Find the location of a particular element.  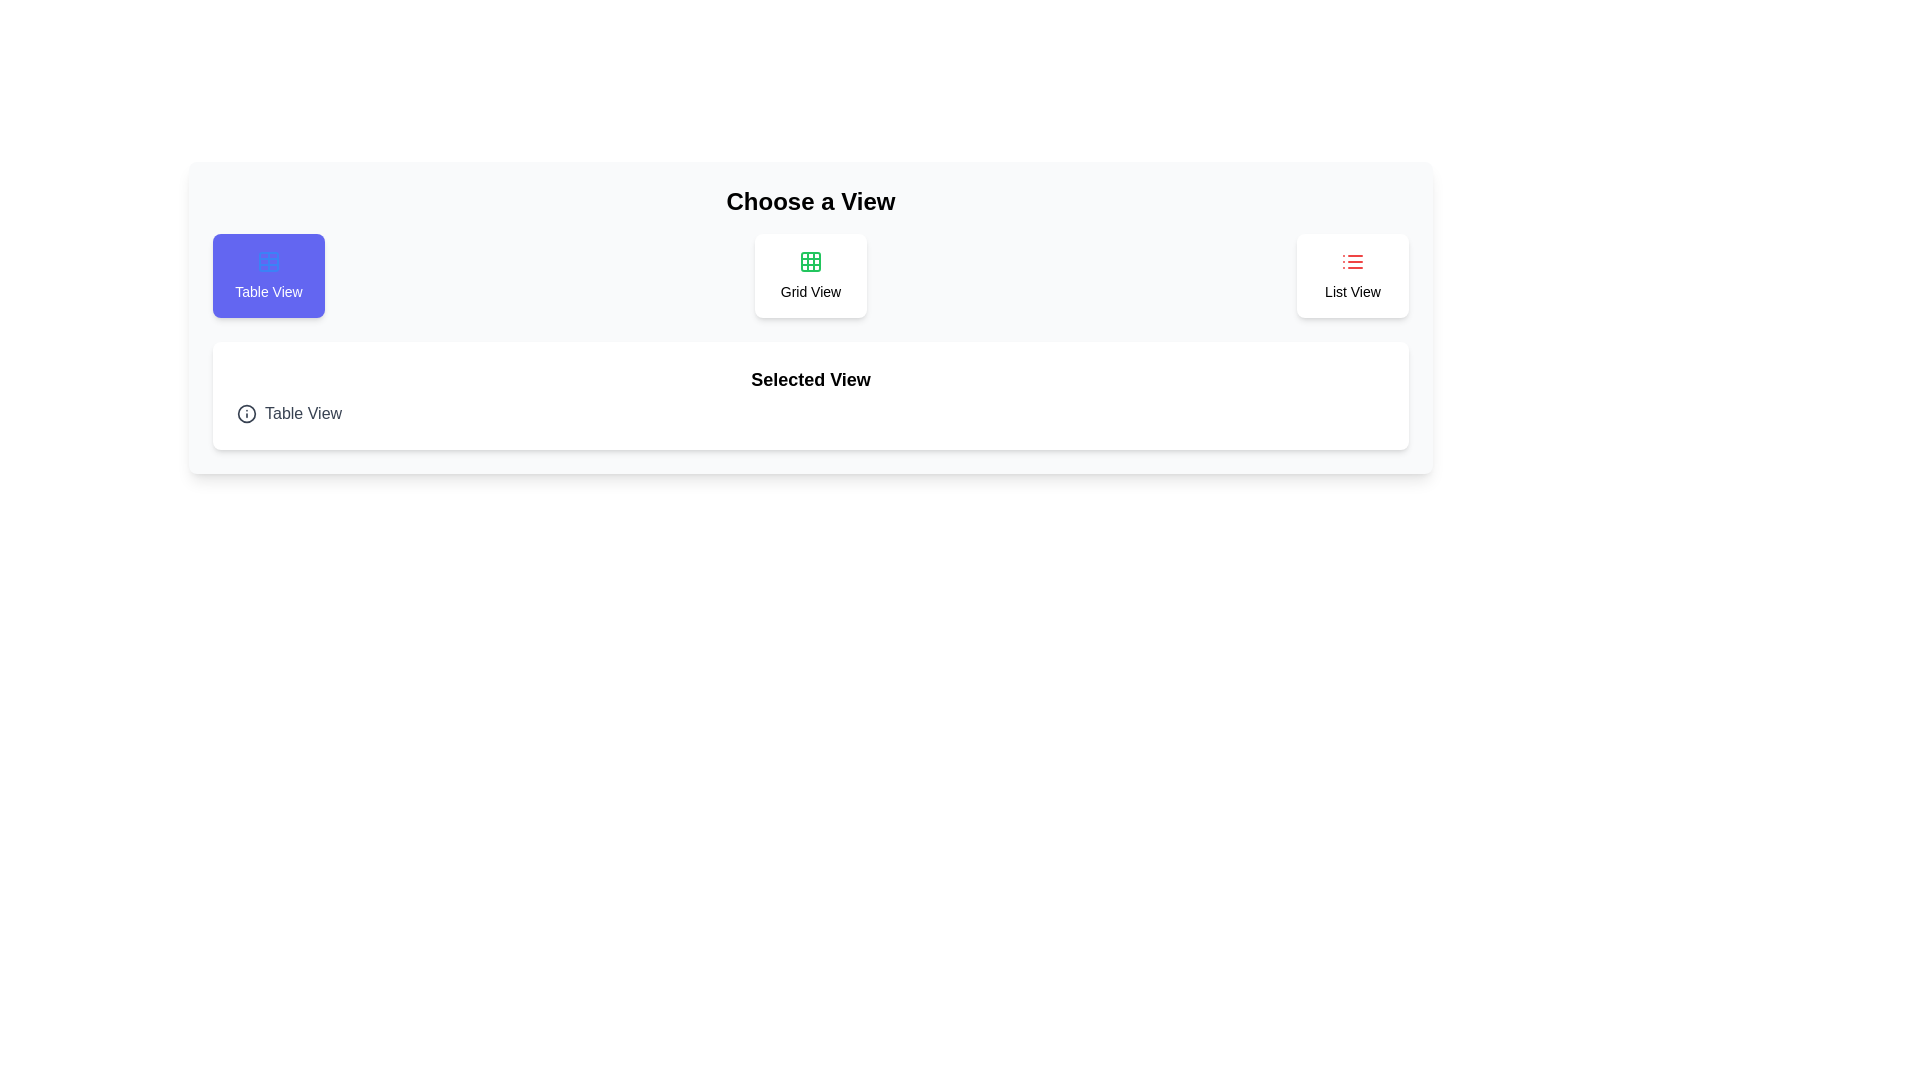

the blue rectangular icon with rounded corners located centrally within the 'Table View' button is located at coordinates (267, 261).